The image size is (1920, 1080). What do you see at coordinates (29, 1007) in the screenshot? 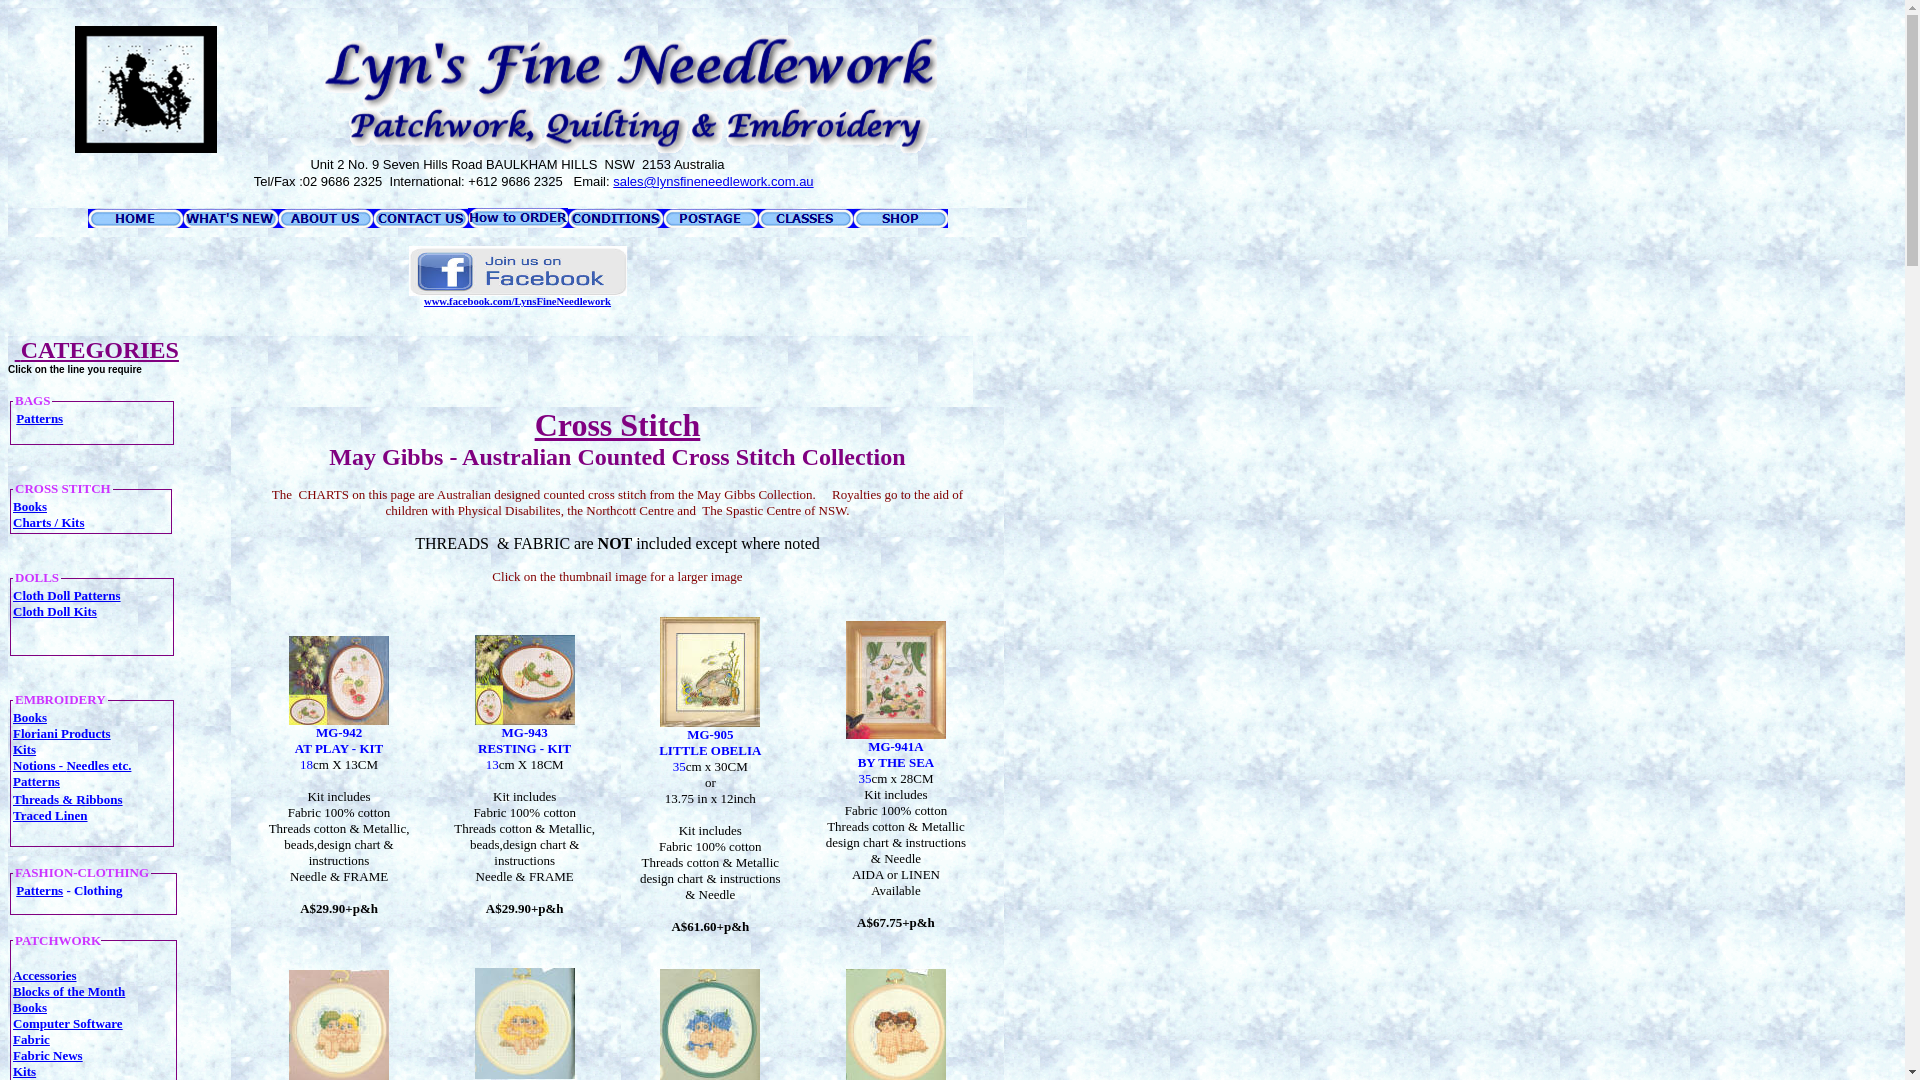
I see `'Books'` at bounding box center [29, 1007].